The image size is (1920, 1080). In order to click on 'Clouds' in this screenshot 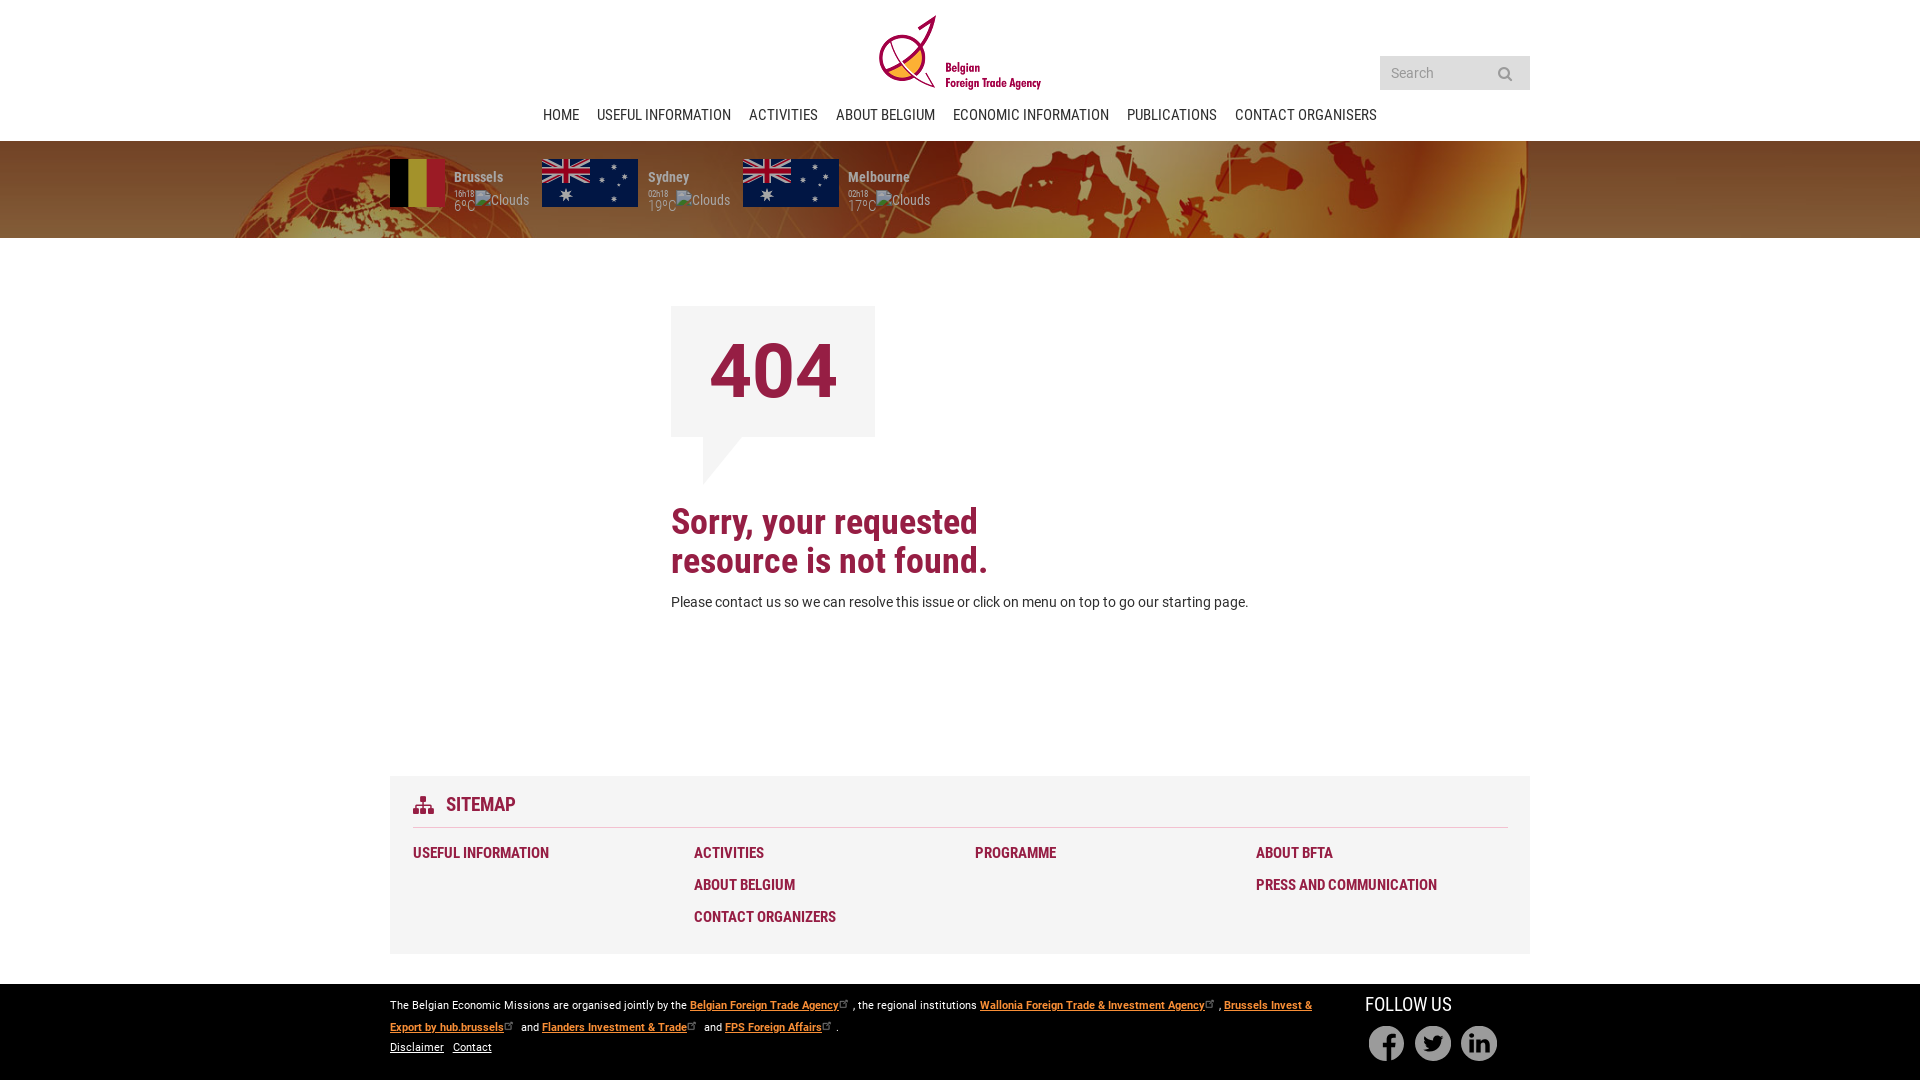, I will do `click(901, 200)`.